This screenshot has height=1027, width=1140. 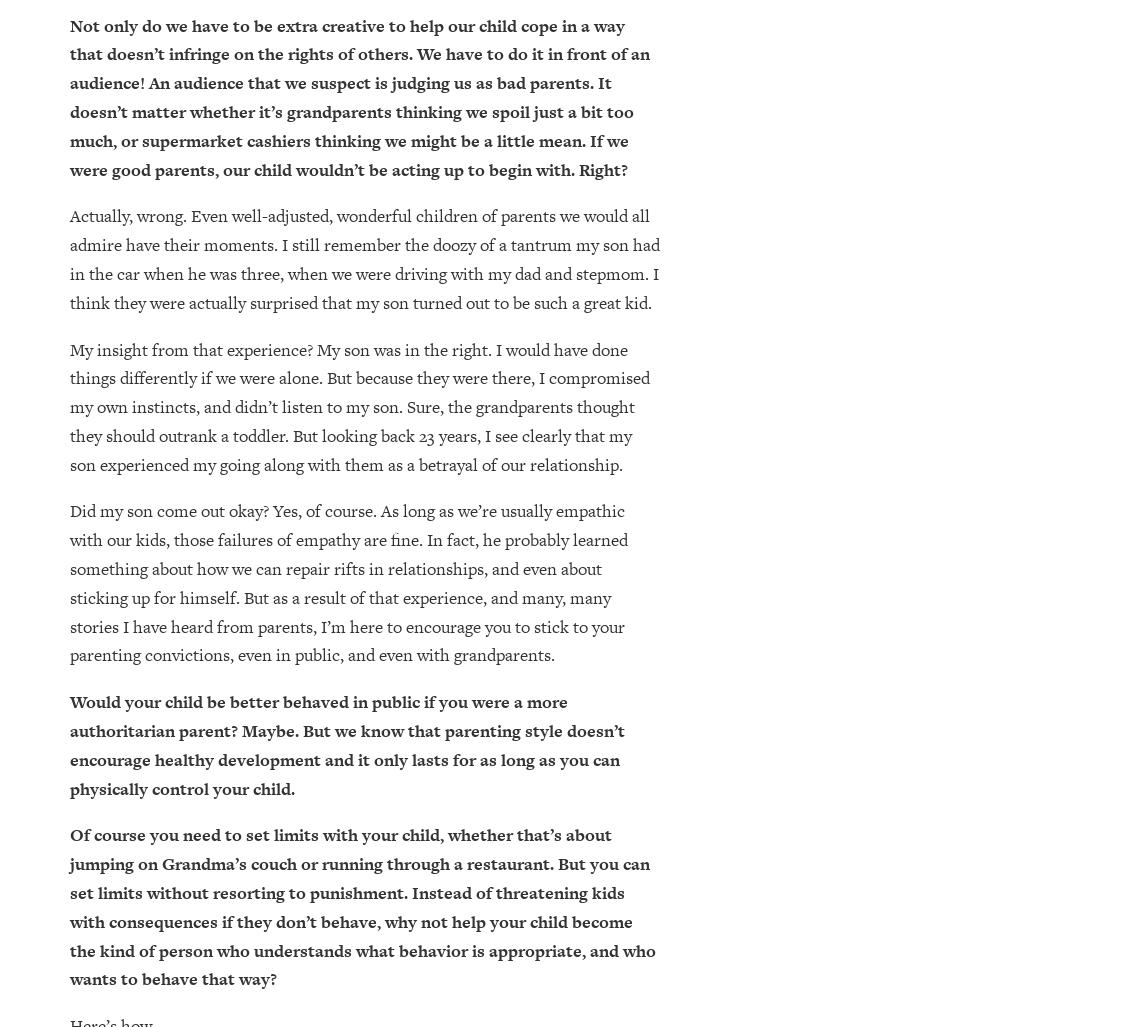 What do you see at coordinates (624, 779) in the screenshot?
I see `'About Us'` at bounding box center [624, 779].